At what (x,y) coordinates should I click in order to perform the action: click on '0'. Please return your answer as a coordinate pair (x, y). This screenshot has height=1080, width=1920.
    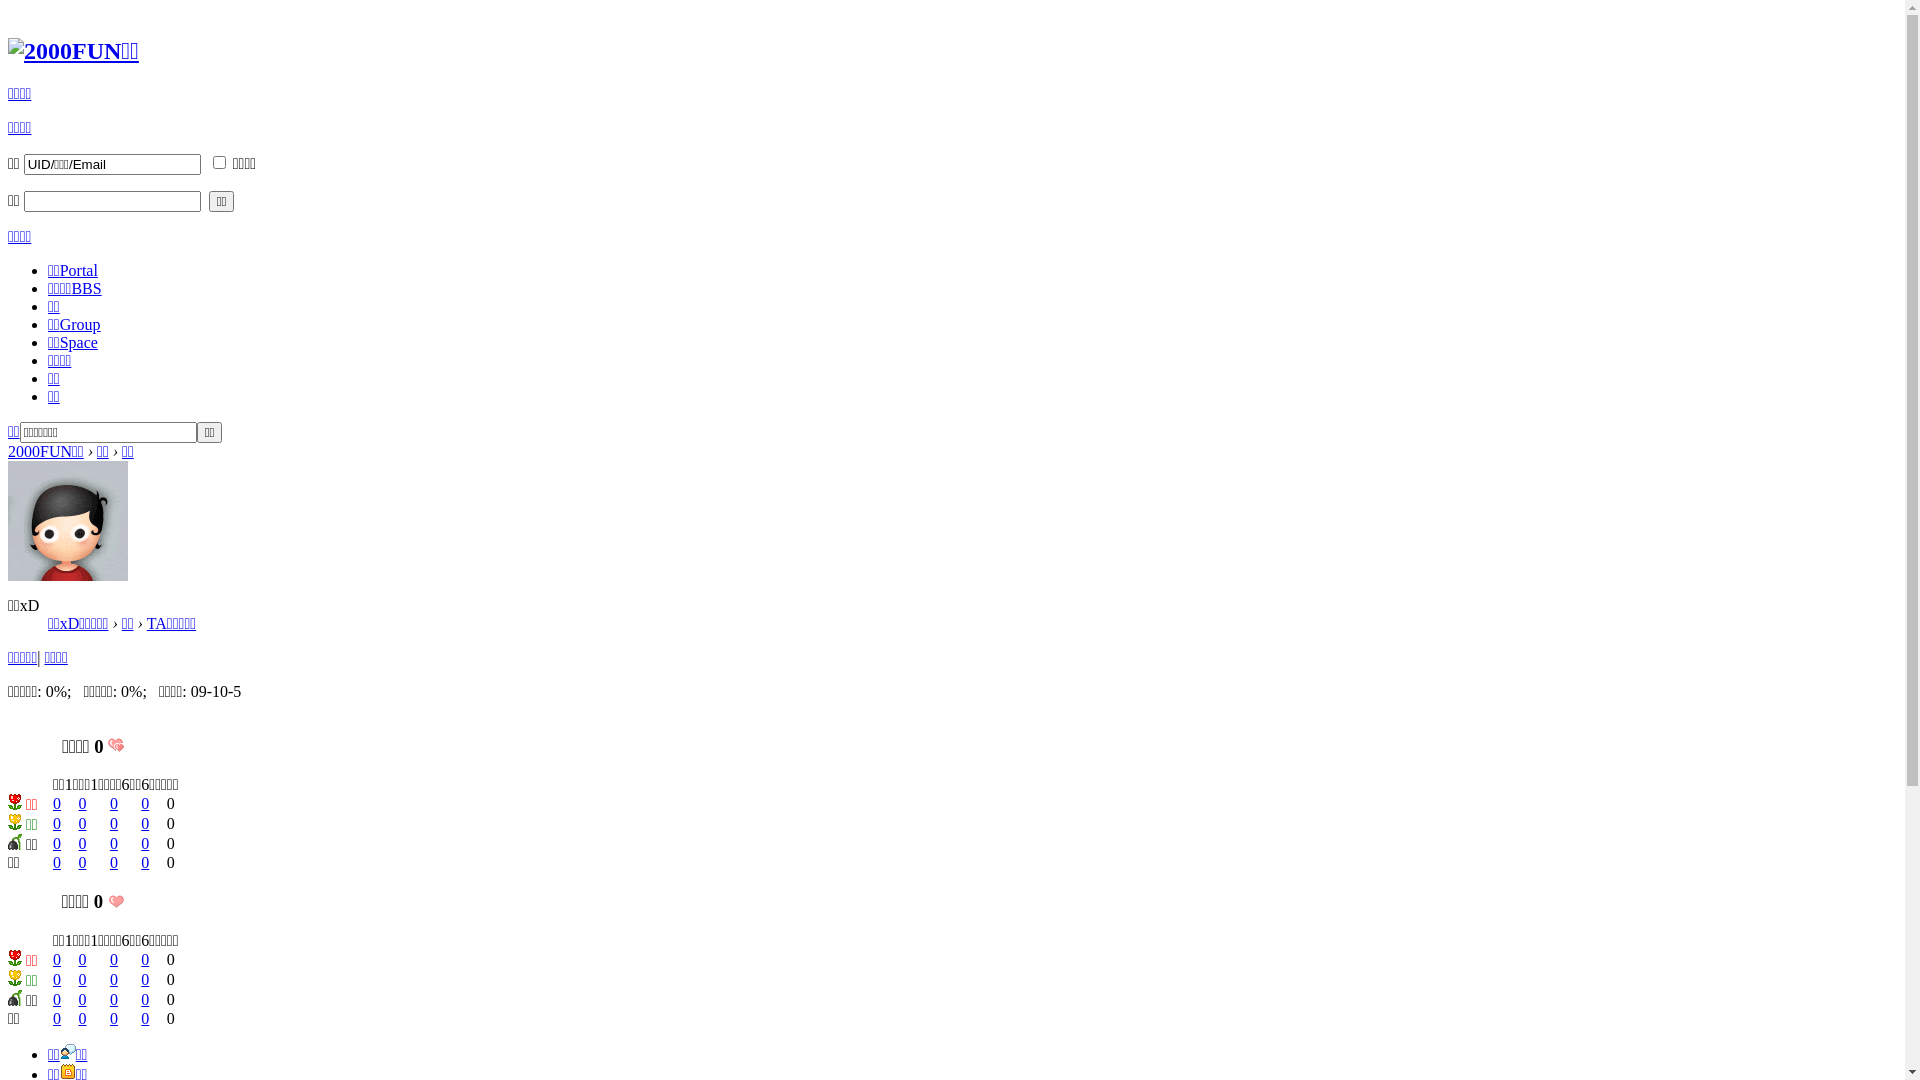
    Looking at the image, I should click on (143, 999).